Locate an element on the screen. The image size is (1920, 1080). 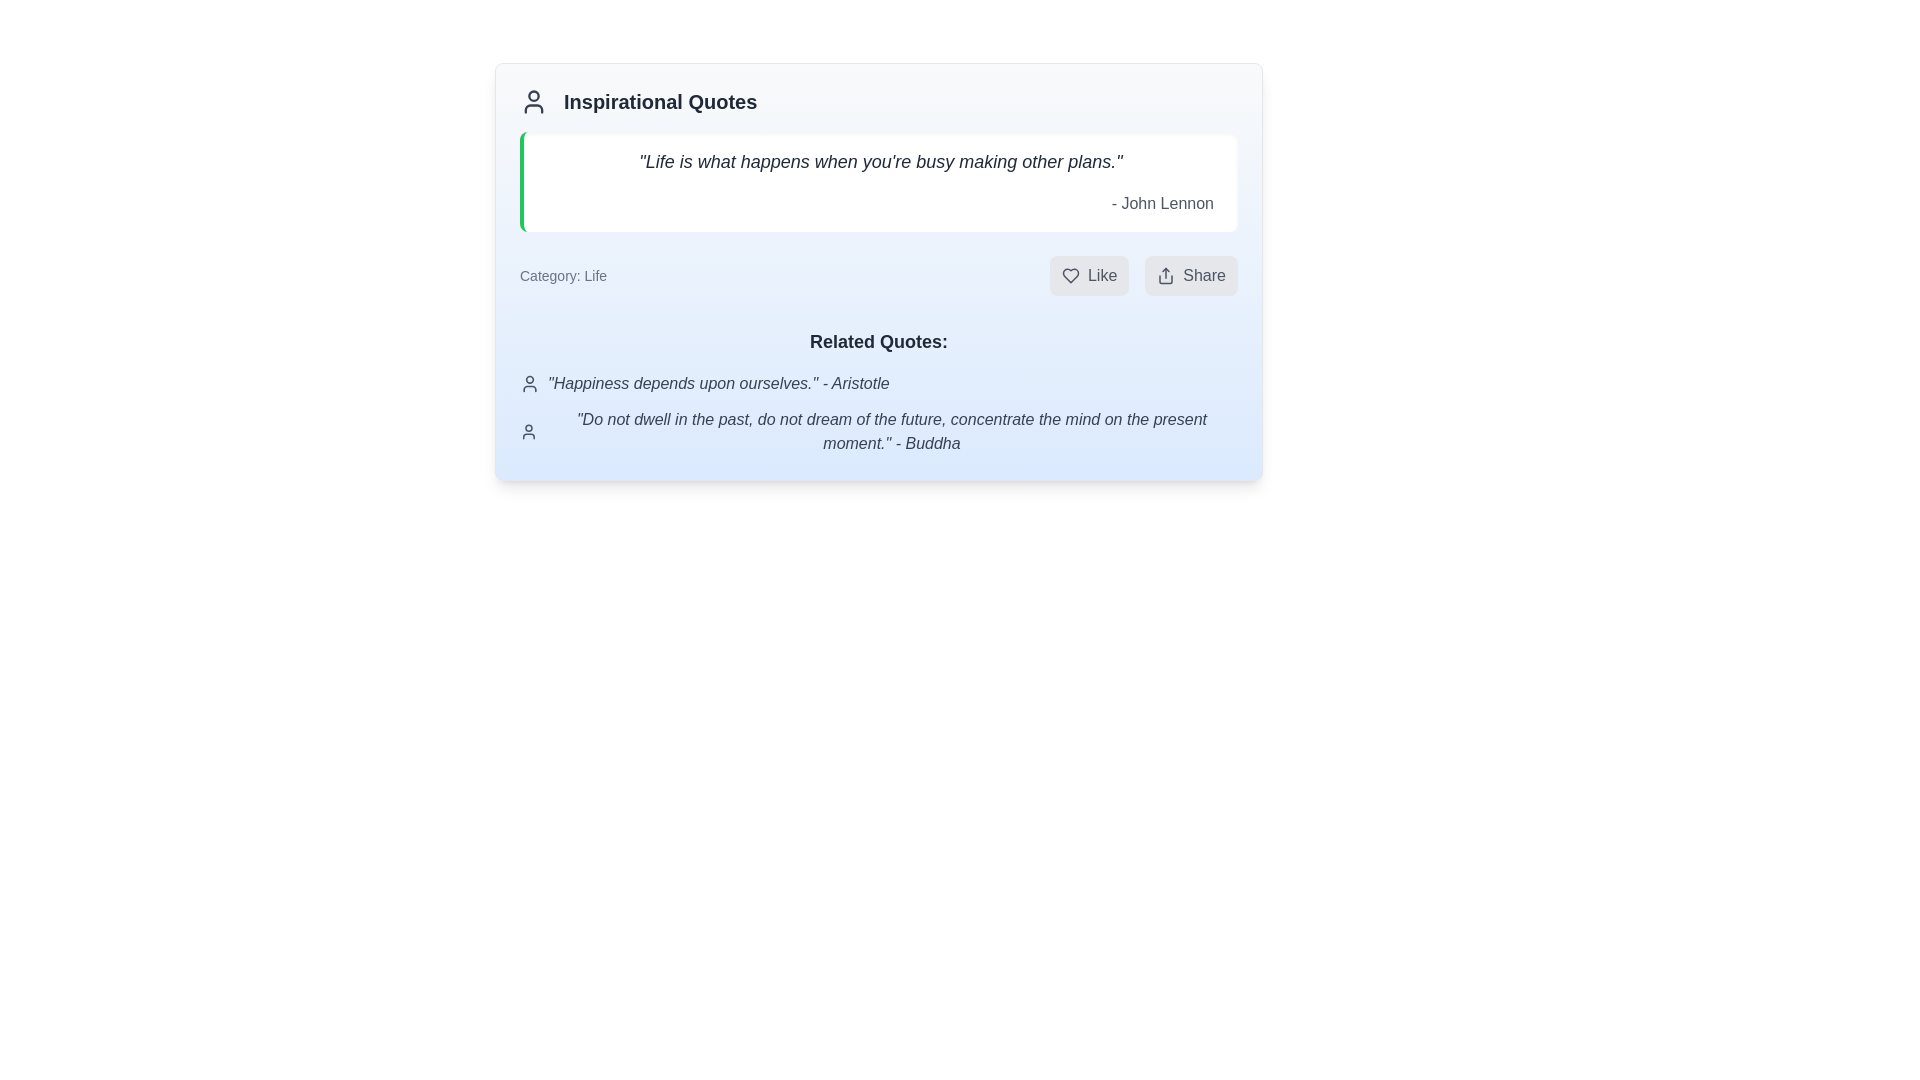
the heart-shaped icon located on the right side of the main content area beneath the quote text is located at coordinates (1069, 276).